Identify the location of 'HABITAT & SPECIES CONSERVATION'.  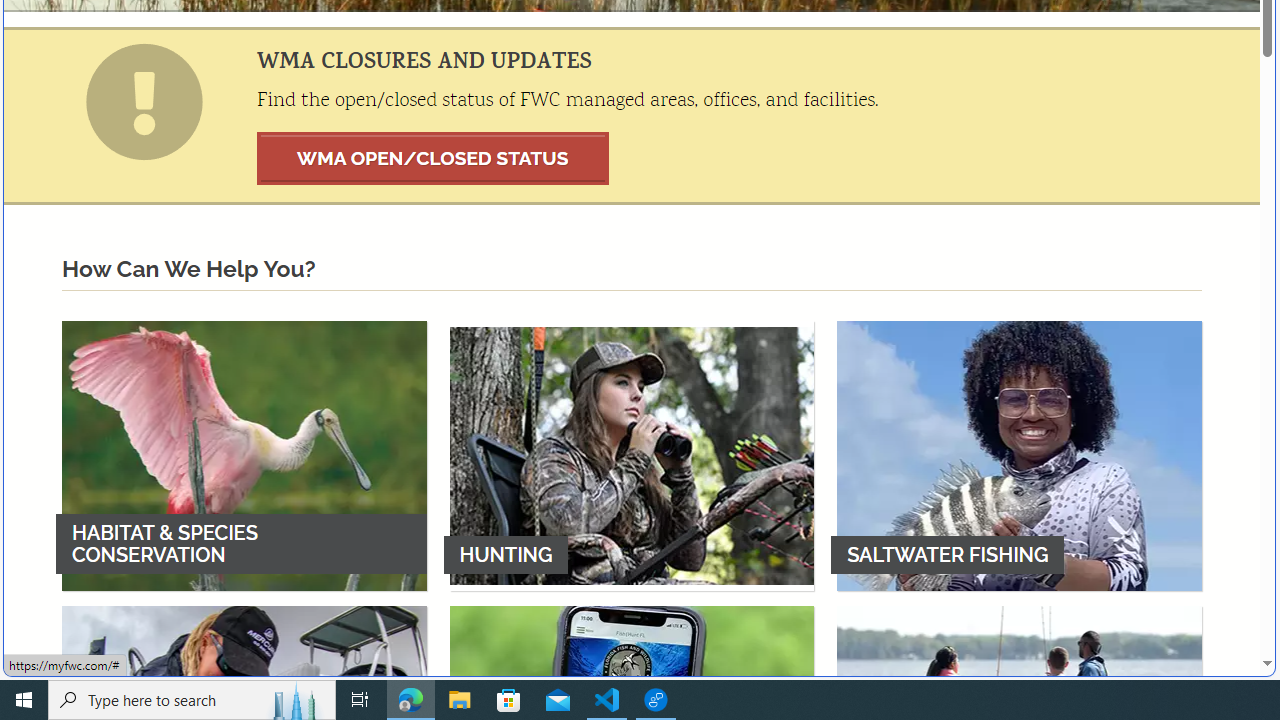
(243, 455).